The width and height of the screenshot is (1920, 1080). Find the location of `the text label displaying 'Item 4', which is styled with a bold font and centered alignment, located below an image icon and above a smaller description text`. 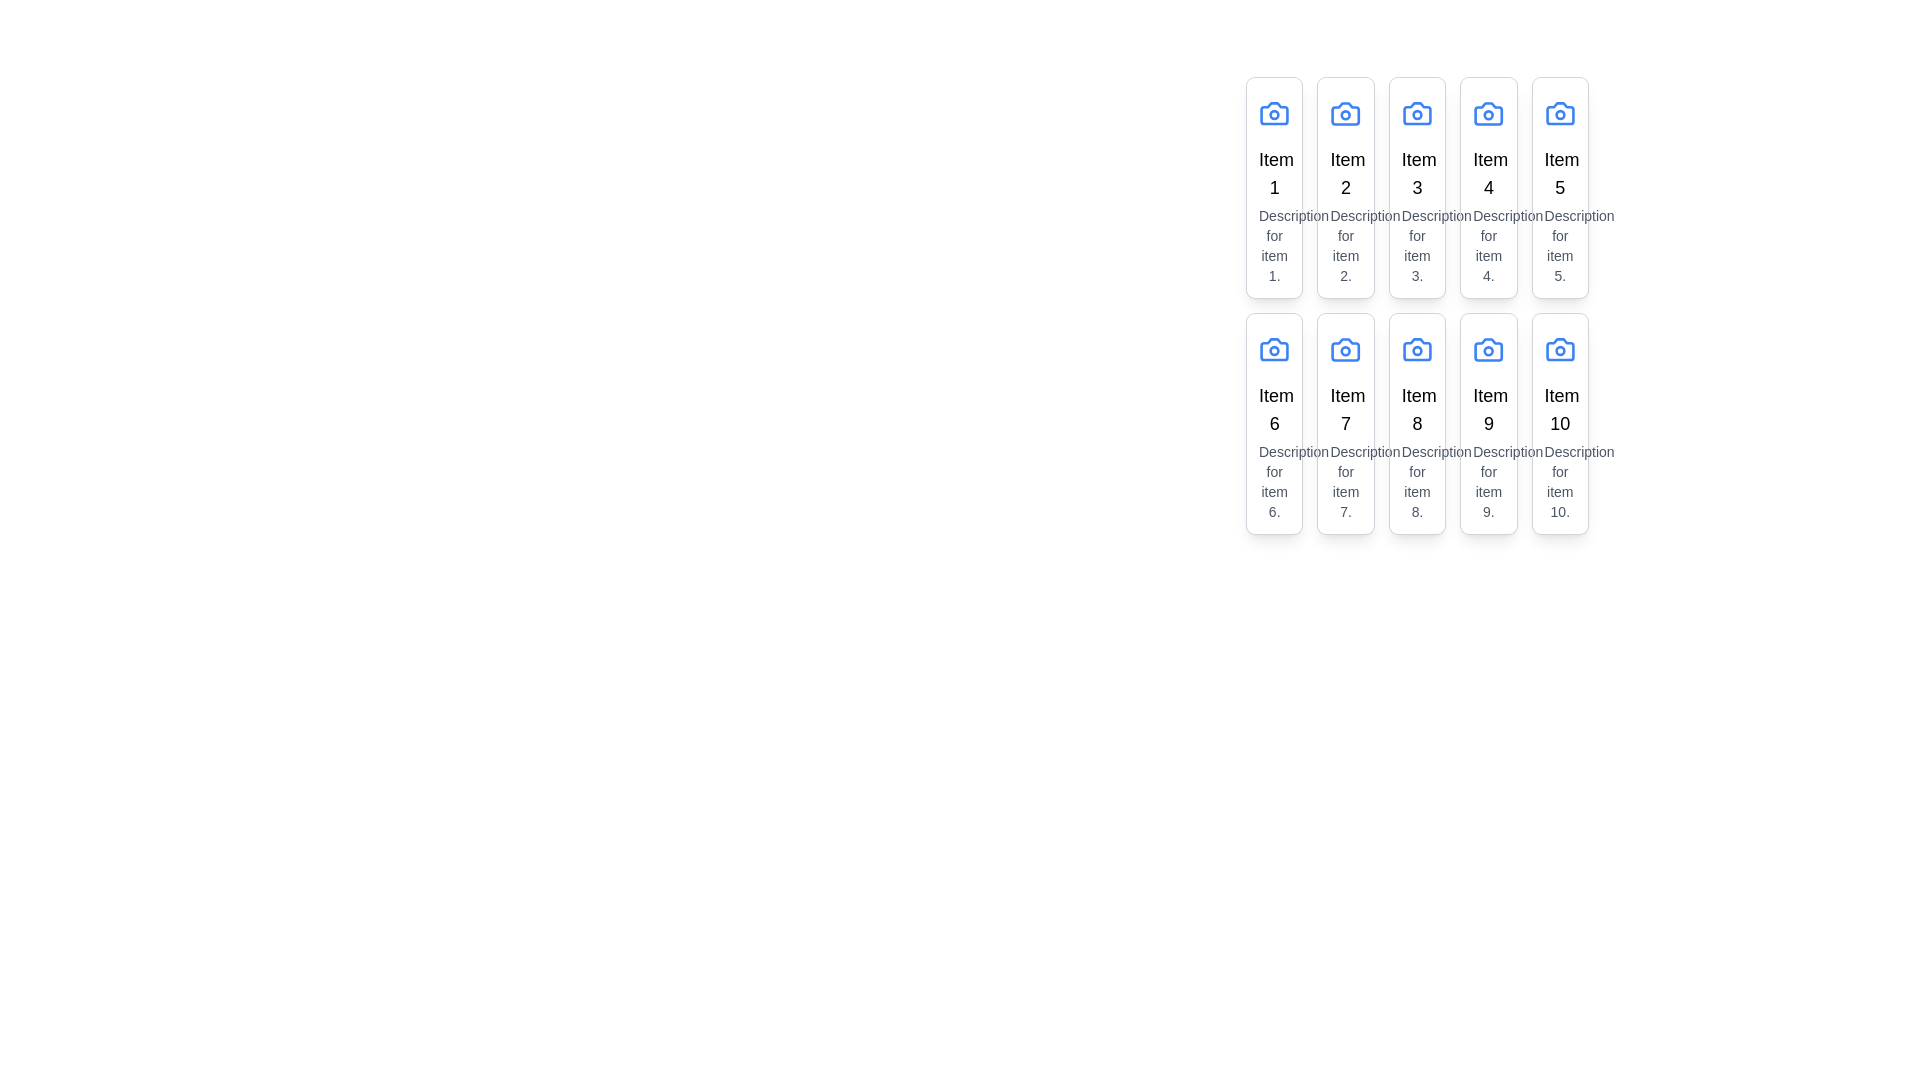

the text label displaying 'Item 4', which is styled with a bold font and centered alignment, located below an image icon and above a smaller description text is located at coordinates (1488, 172).